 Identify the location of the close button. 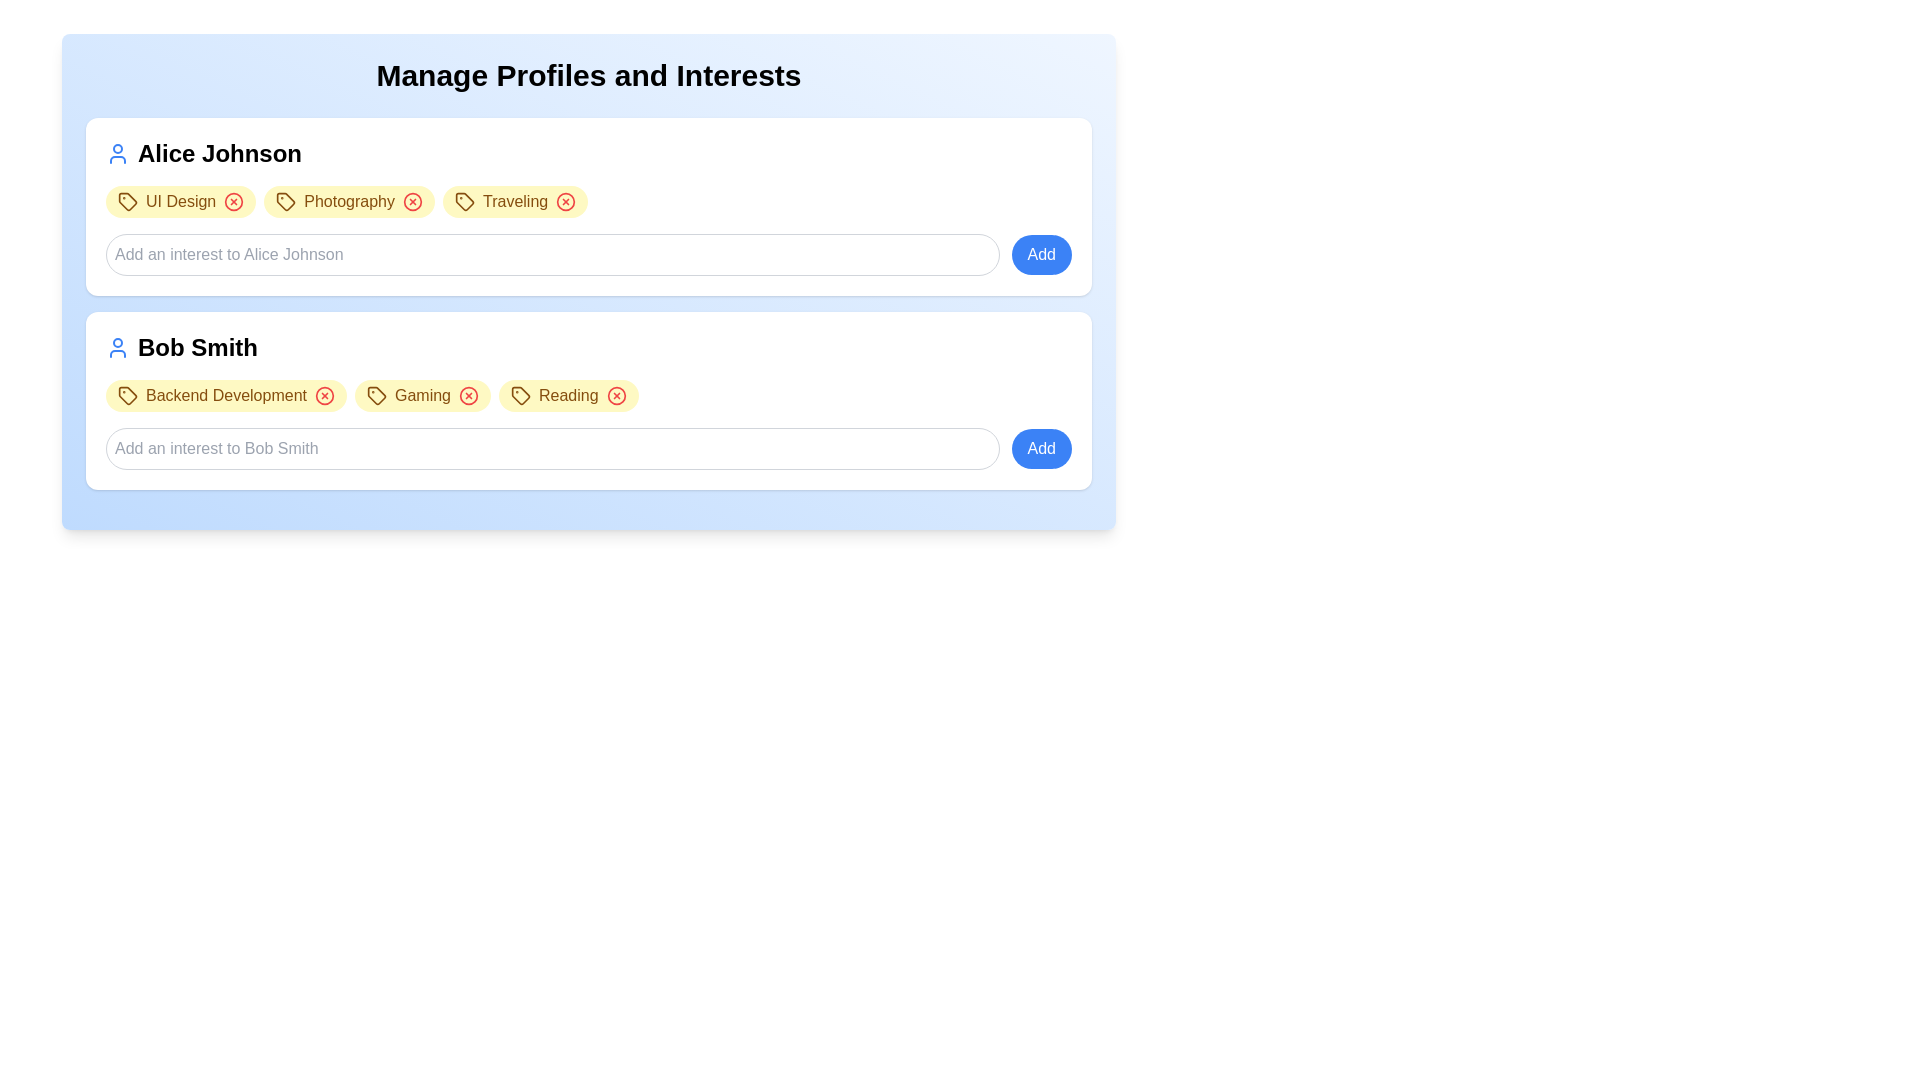
(468, 396).